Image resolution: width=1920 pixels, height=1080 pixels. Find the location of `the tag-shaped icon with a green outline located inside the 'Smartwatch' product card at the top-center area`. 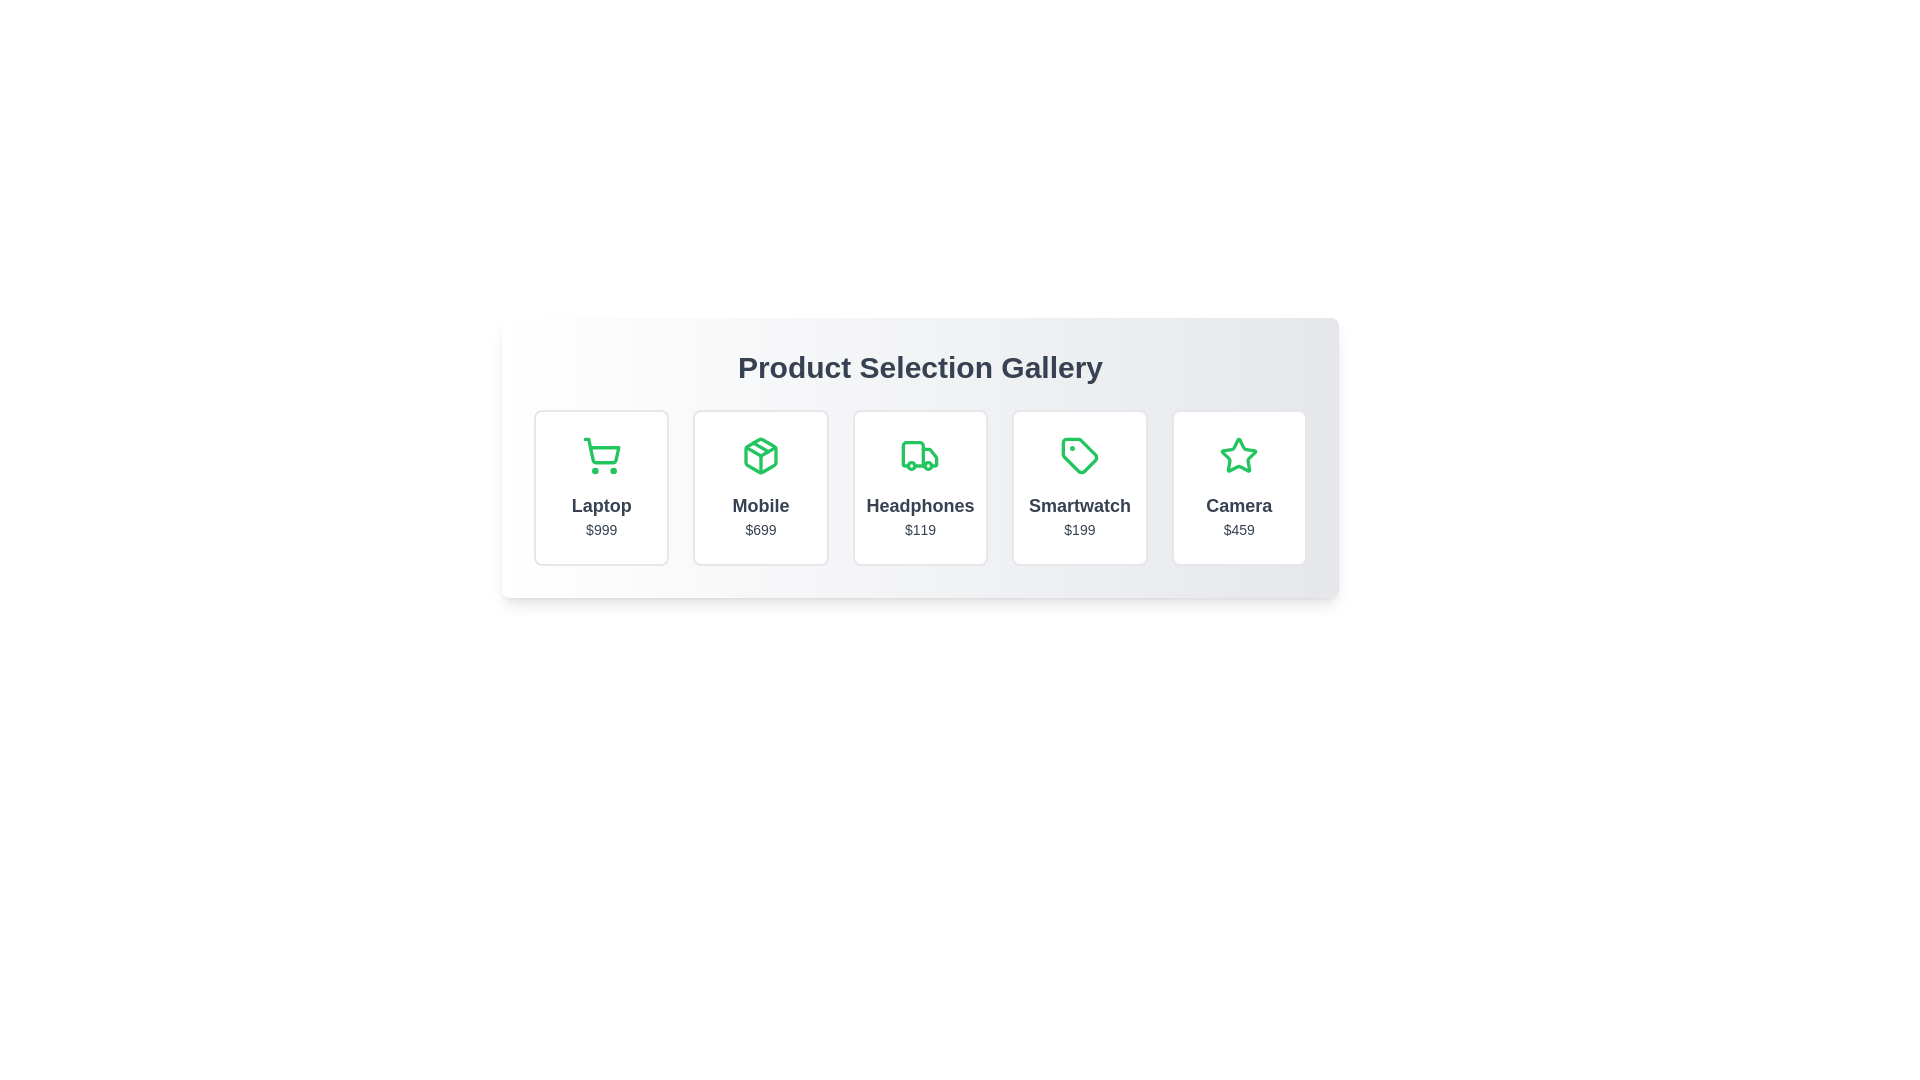

the tag-shaped icon with a green outline located inside the 'Smartwatch' product card at the top-center area is located at coordinates (1078, 455).